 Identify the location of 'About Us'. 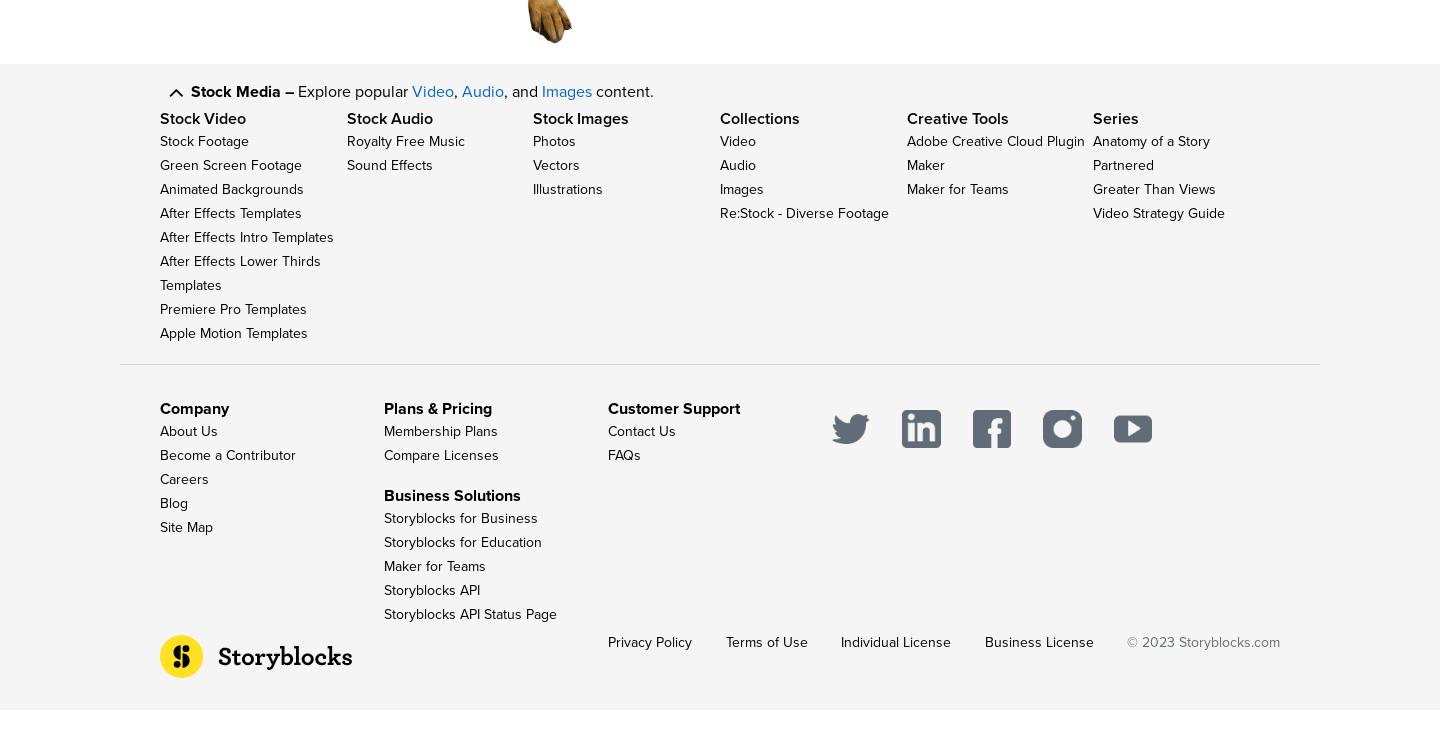
(188, 449).